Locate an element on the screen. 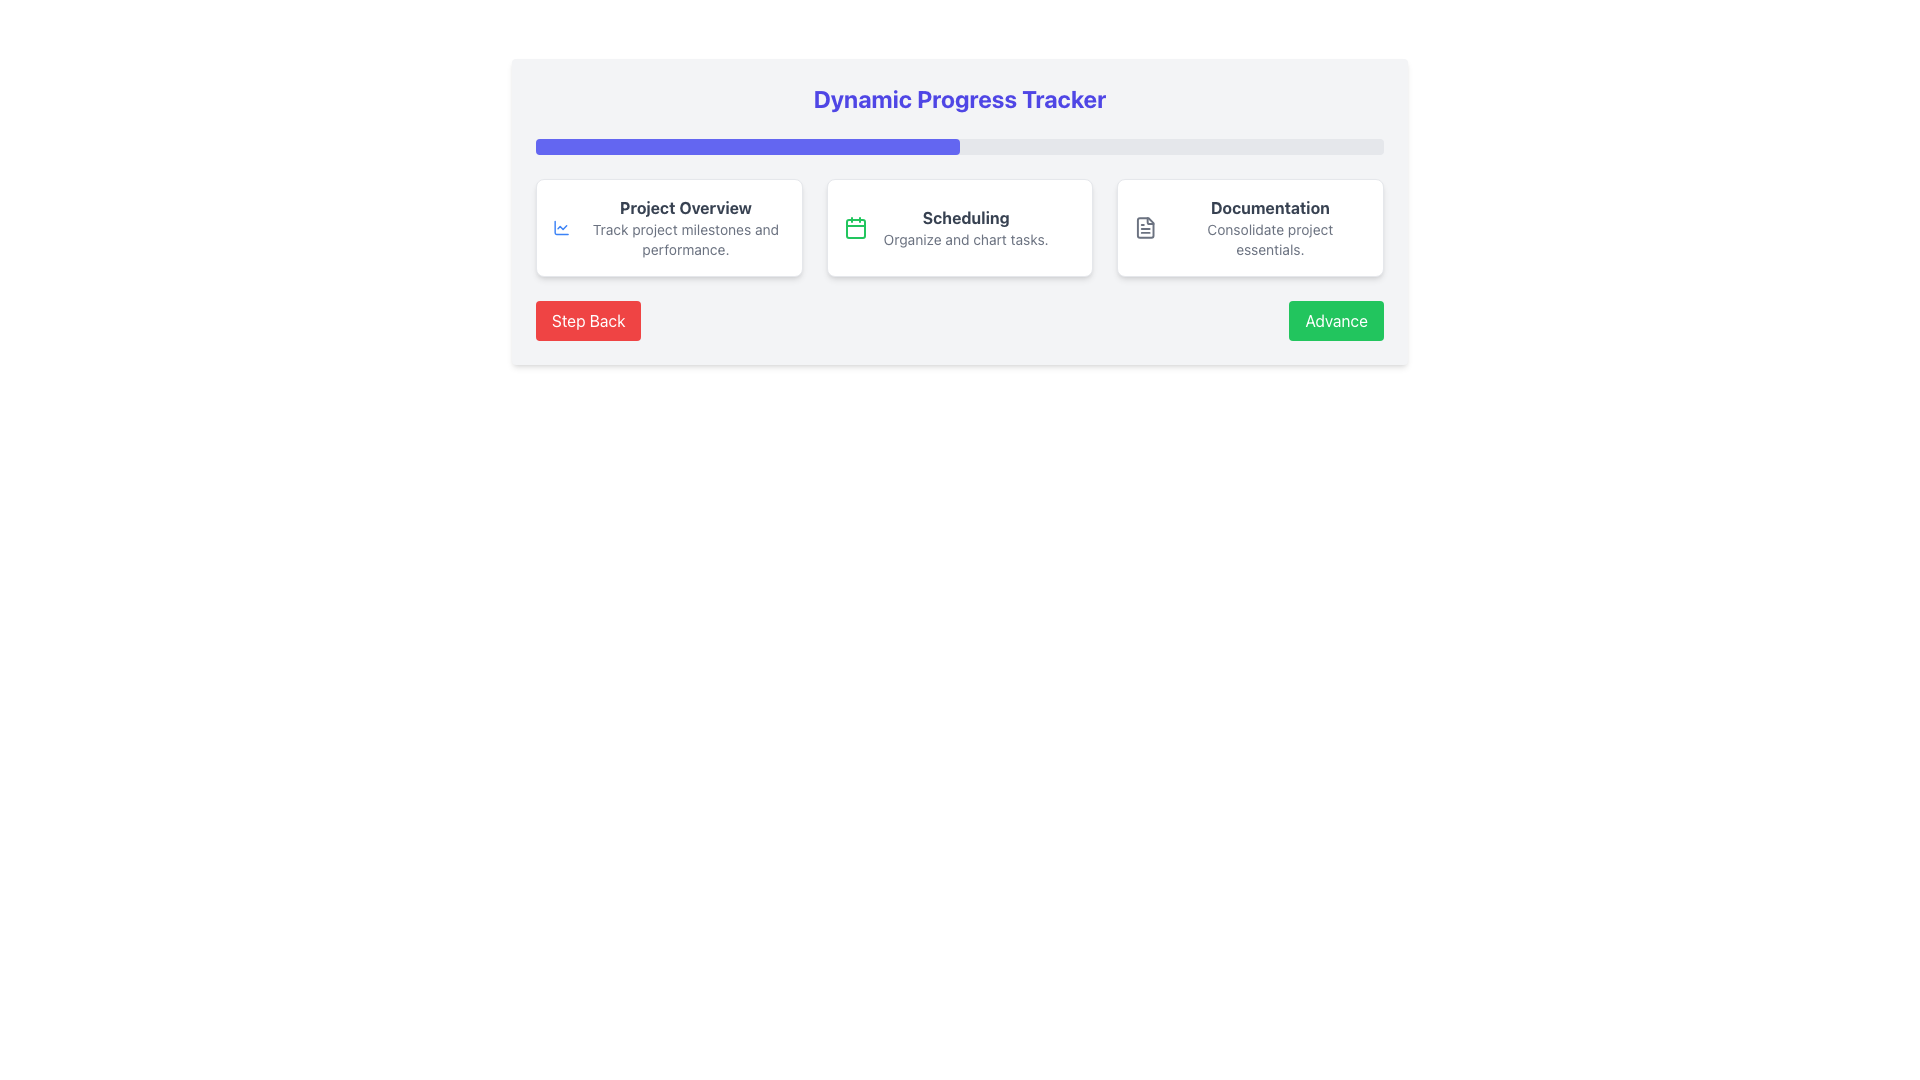 This screenshot has height=1080, width=1920. the 'Advance' button, which is a rectangular button with a green background and rounded corners is located at coordinates (1336, 319).